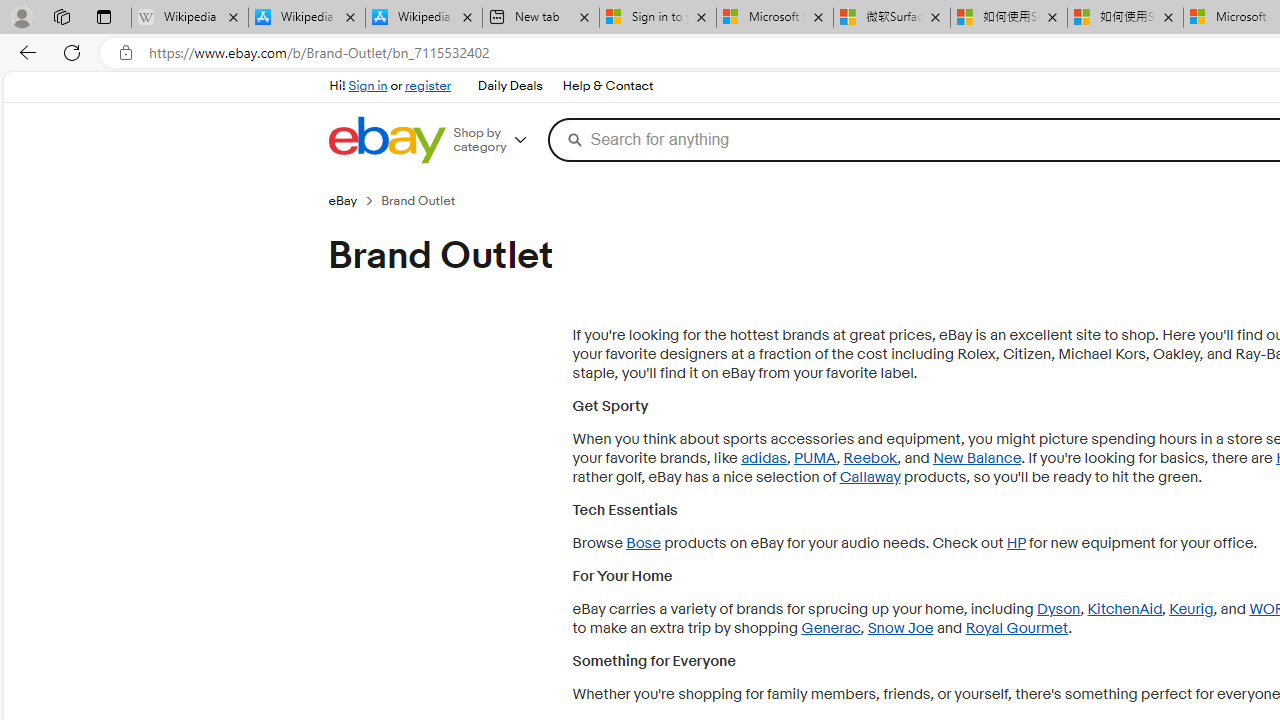 Image resolution: width=1280 pixels, height=720 pixels. Describe the element at coordinates (509, 85) in the screenshot. I see `'Daily Deals'` at that location.